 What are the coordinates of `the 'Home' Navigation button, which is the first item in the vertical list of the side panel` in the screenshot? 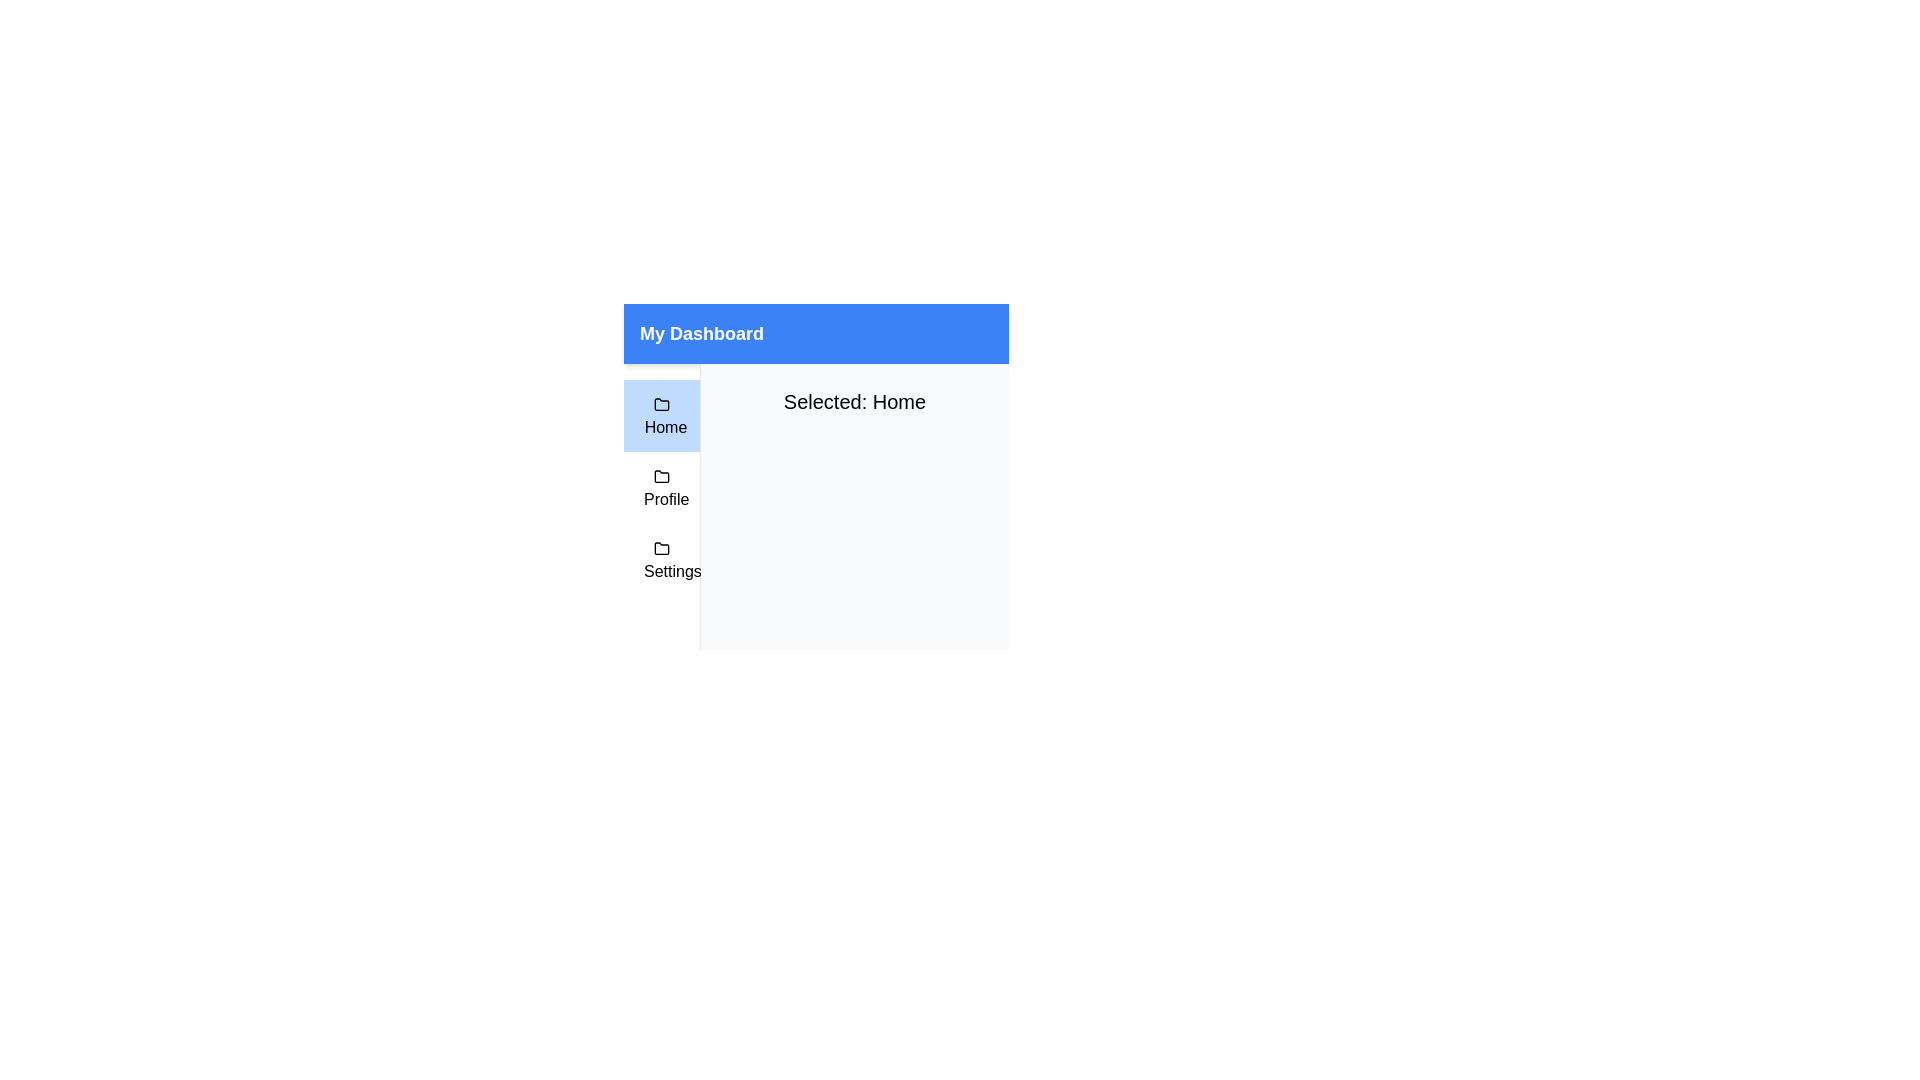 It's located at (662, 415).